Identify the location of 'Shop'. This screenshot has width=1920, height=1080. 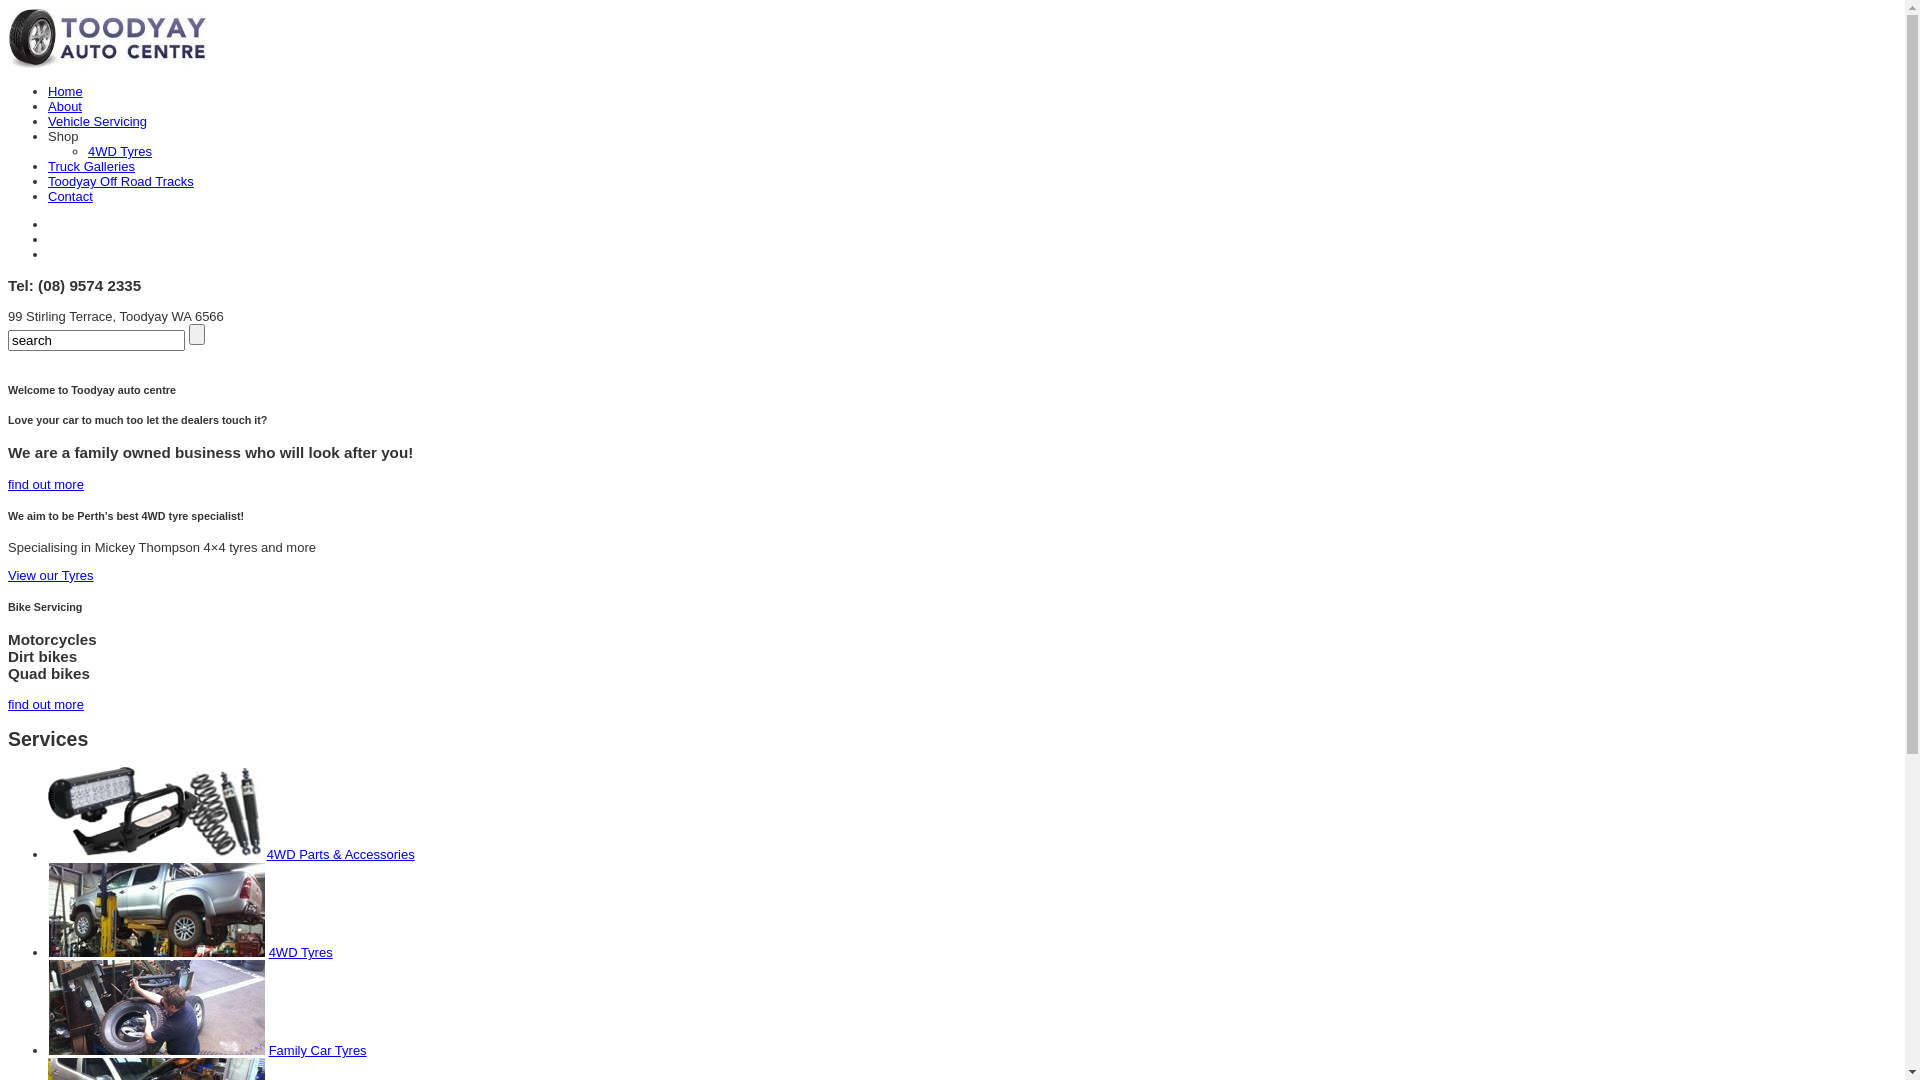
(62, 135).